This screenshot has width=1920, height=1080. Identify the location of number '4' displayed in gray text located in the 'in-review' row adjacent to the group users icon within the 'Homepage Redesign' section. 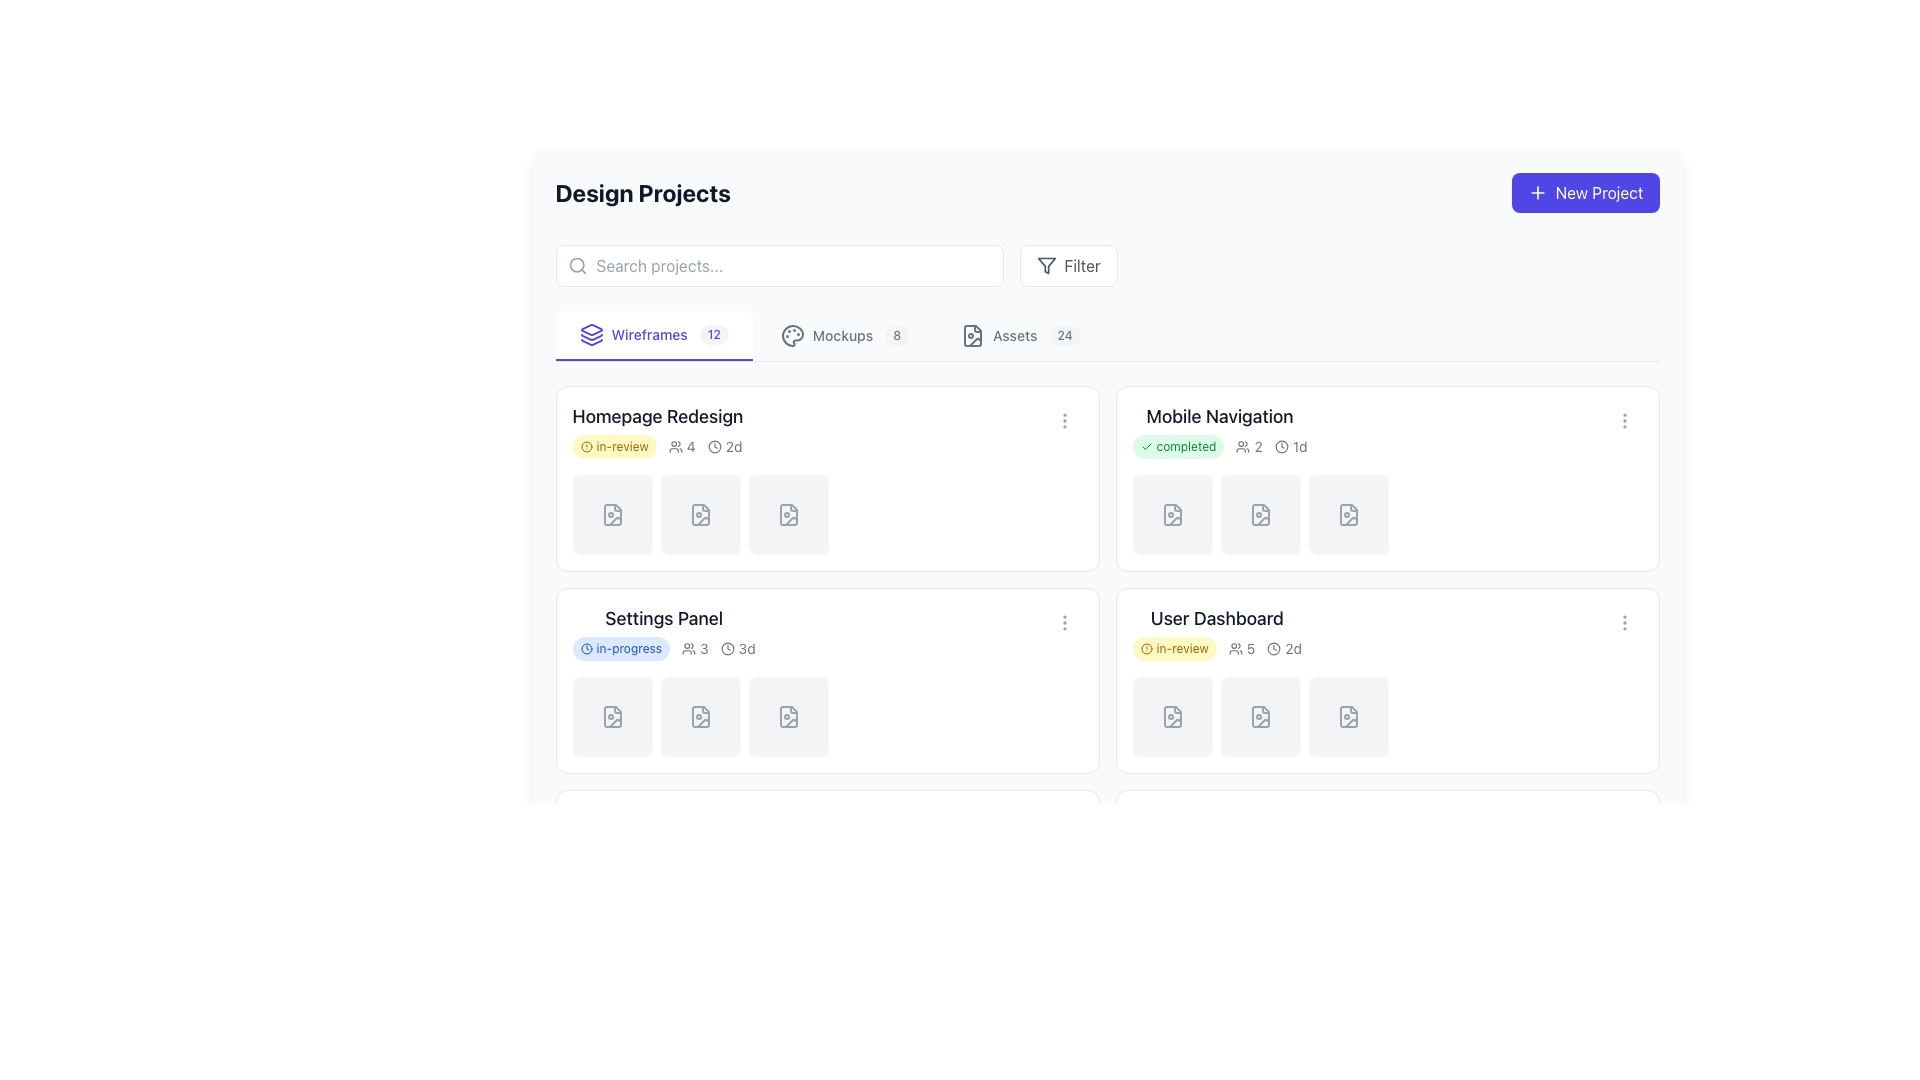
(682, 446).